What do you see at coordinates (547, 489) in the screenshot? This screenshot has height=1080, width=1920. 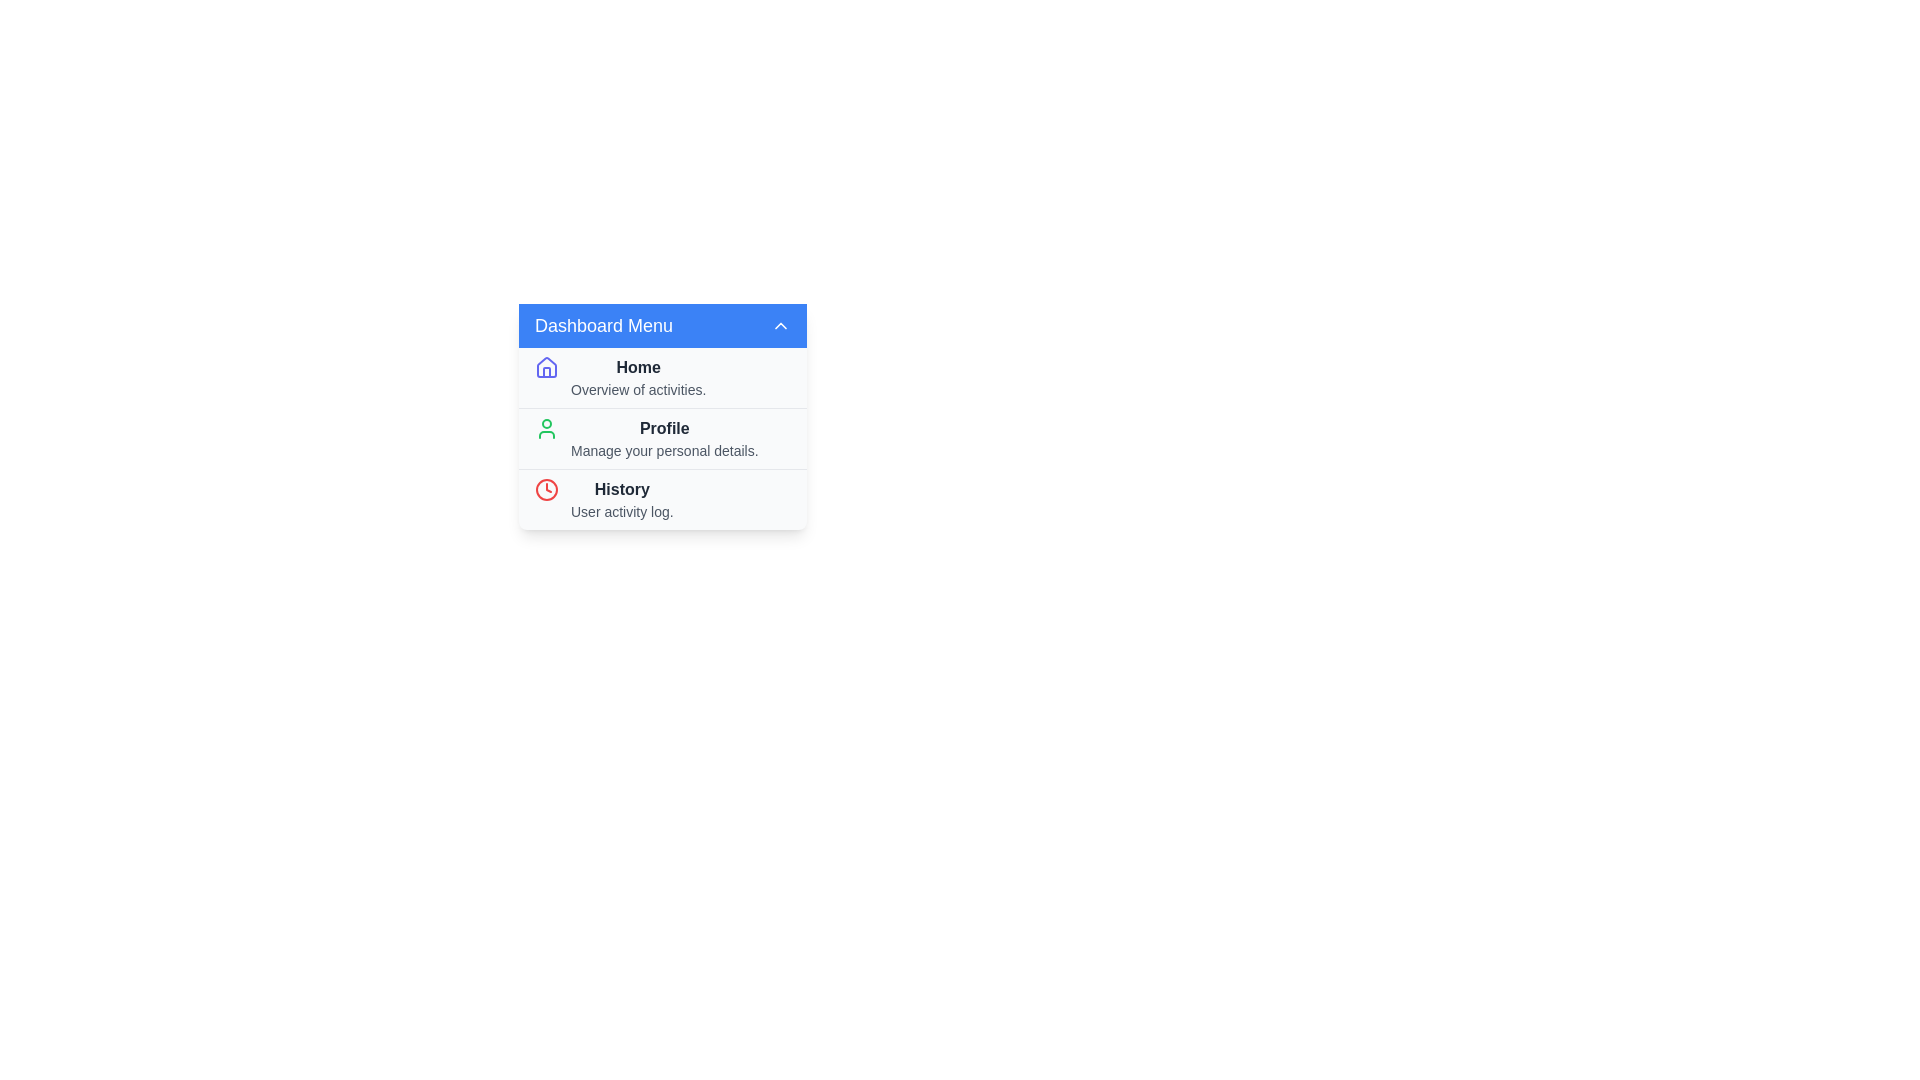 I see `the circular border of the clock icon at the bottom of the 'History' menu in the dashboard` at bounding box center [547, 489].